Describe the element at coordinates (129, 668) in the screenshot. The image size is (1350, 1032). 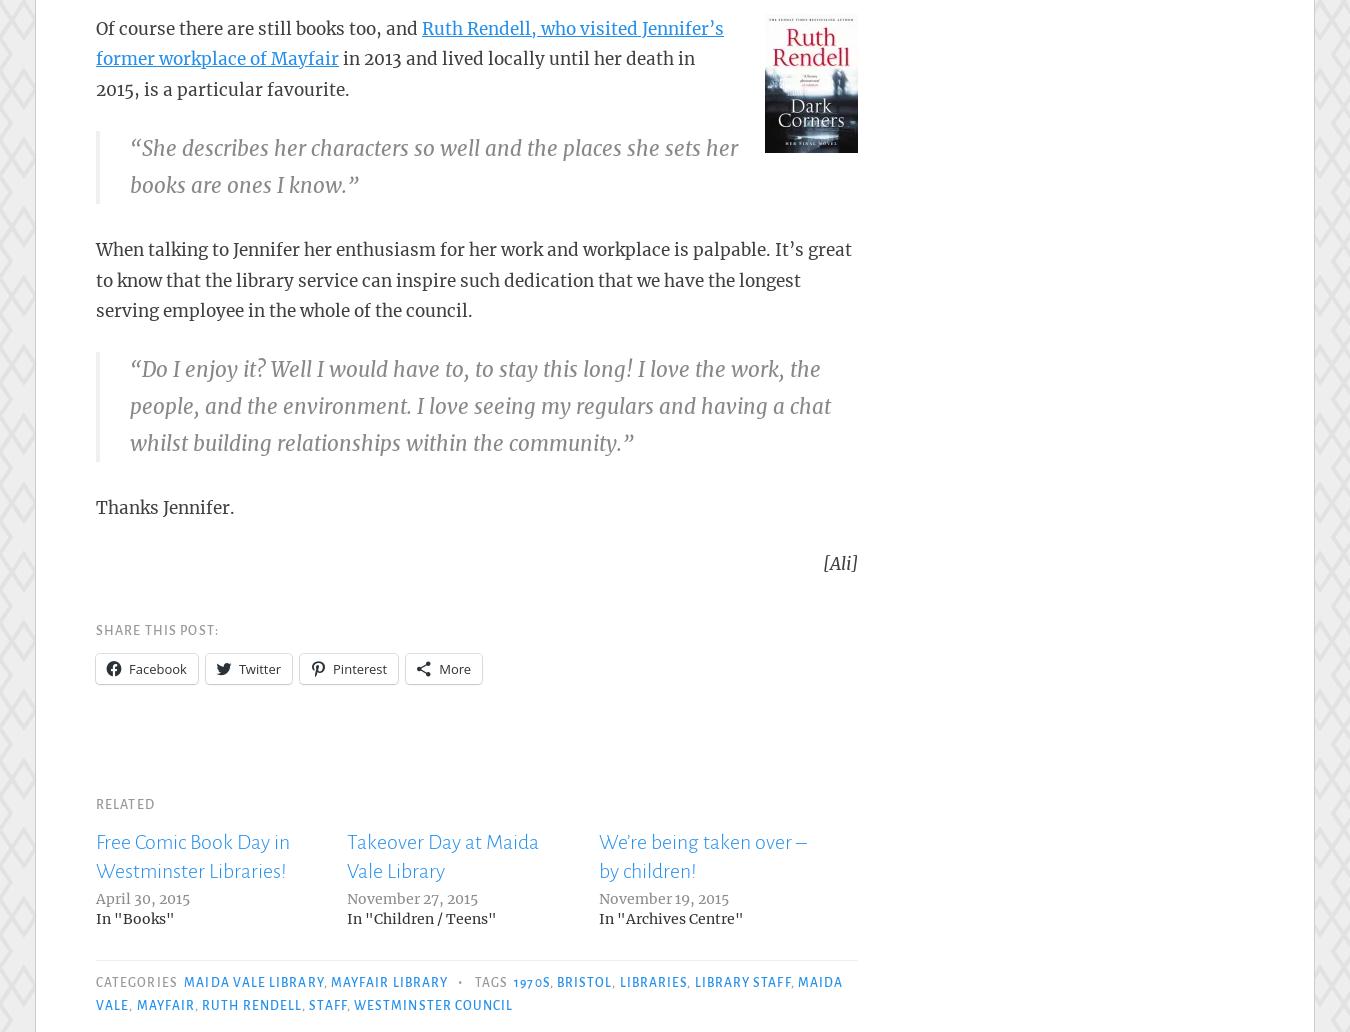
I see `'Facebook'` at that location.